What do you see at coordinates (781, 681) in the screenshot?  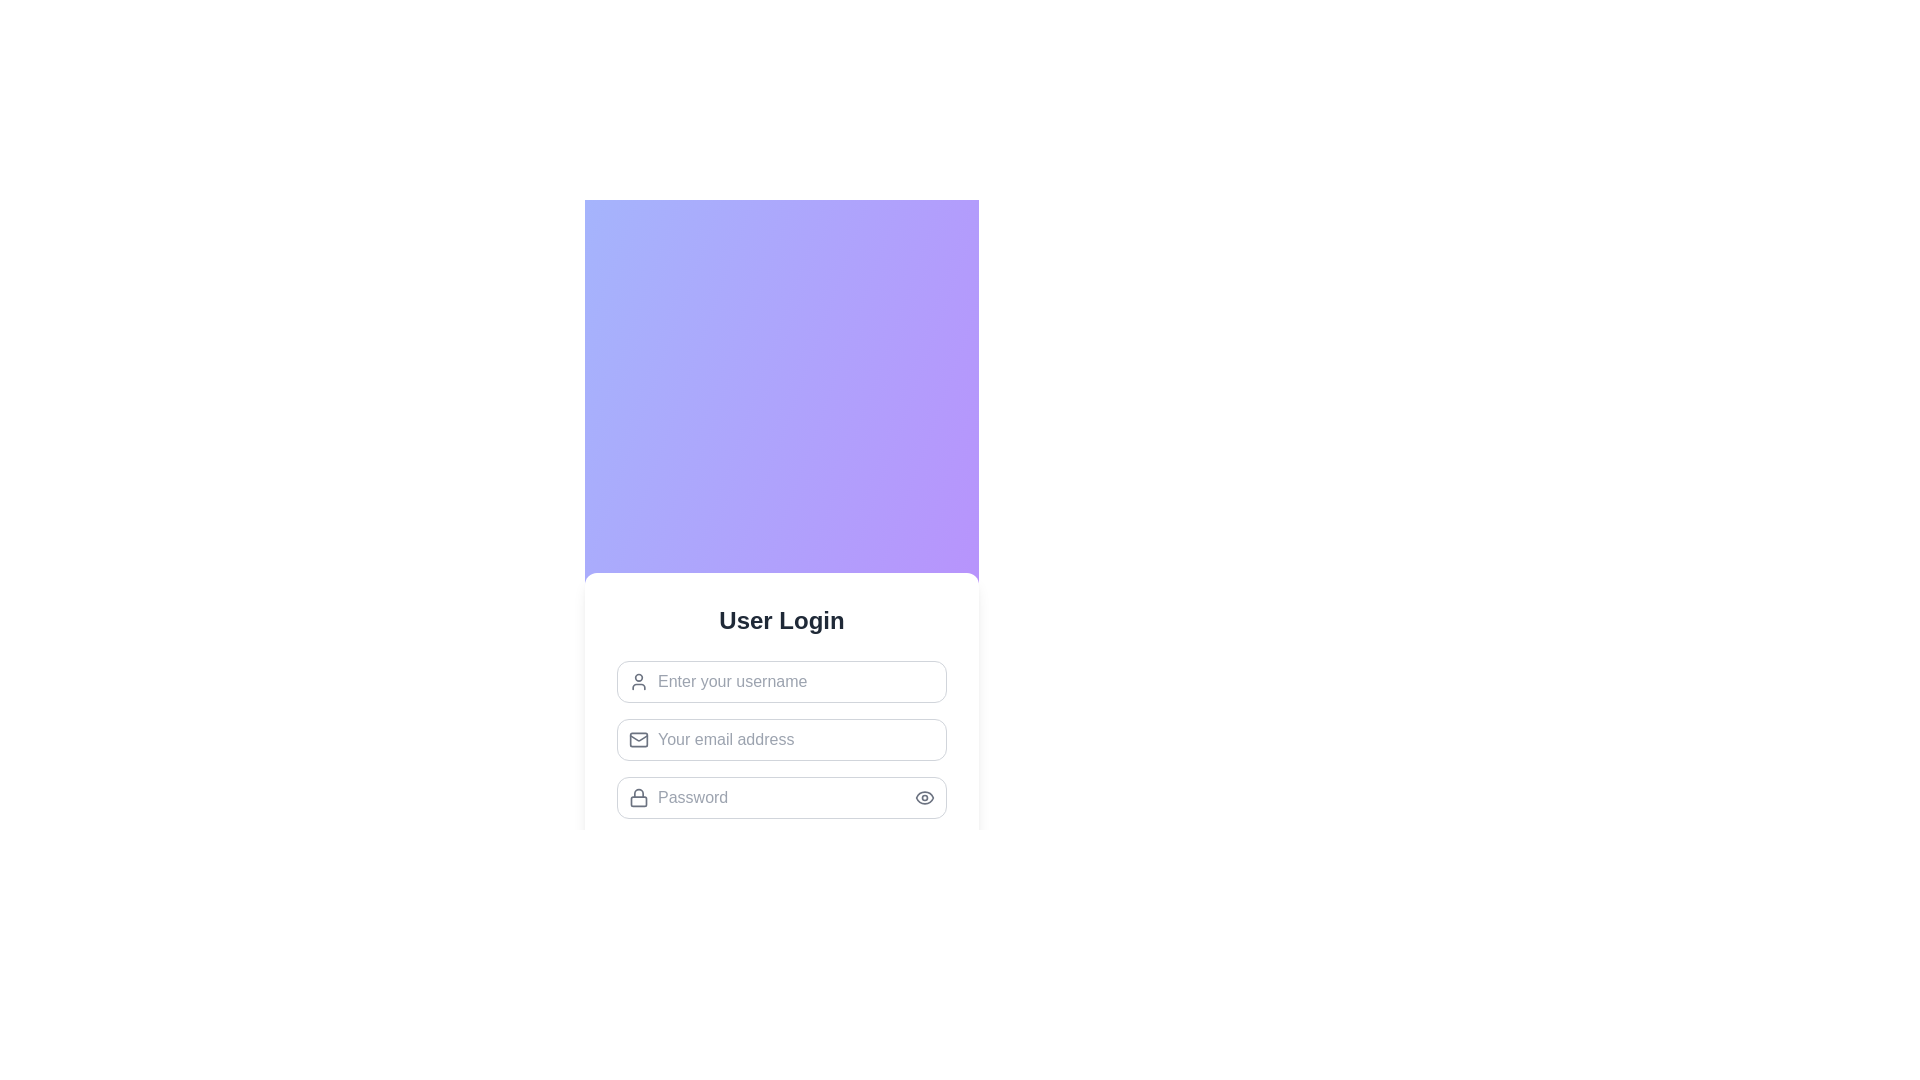 I see `the text input field for entering the username, which has a placeholder text 'Enter your username', to focus on it` at bounding box center [781, 681].